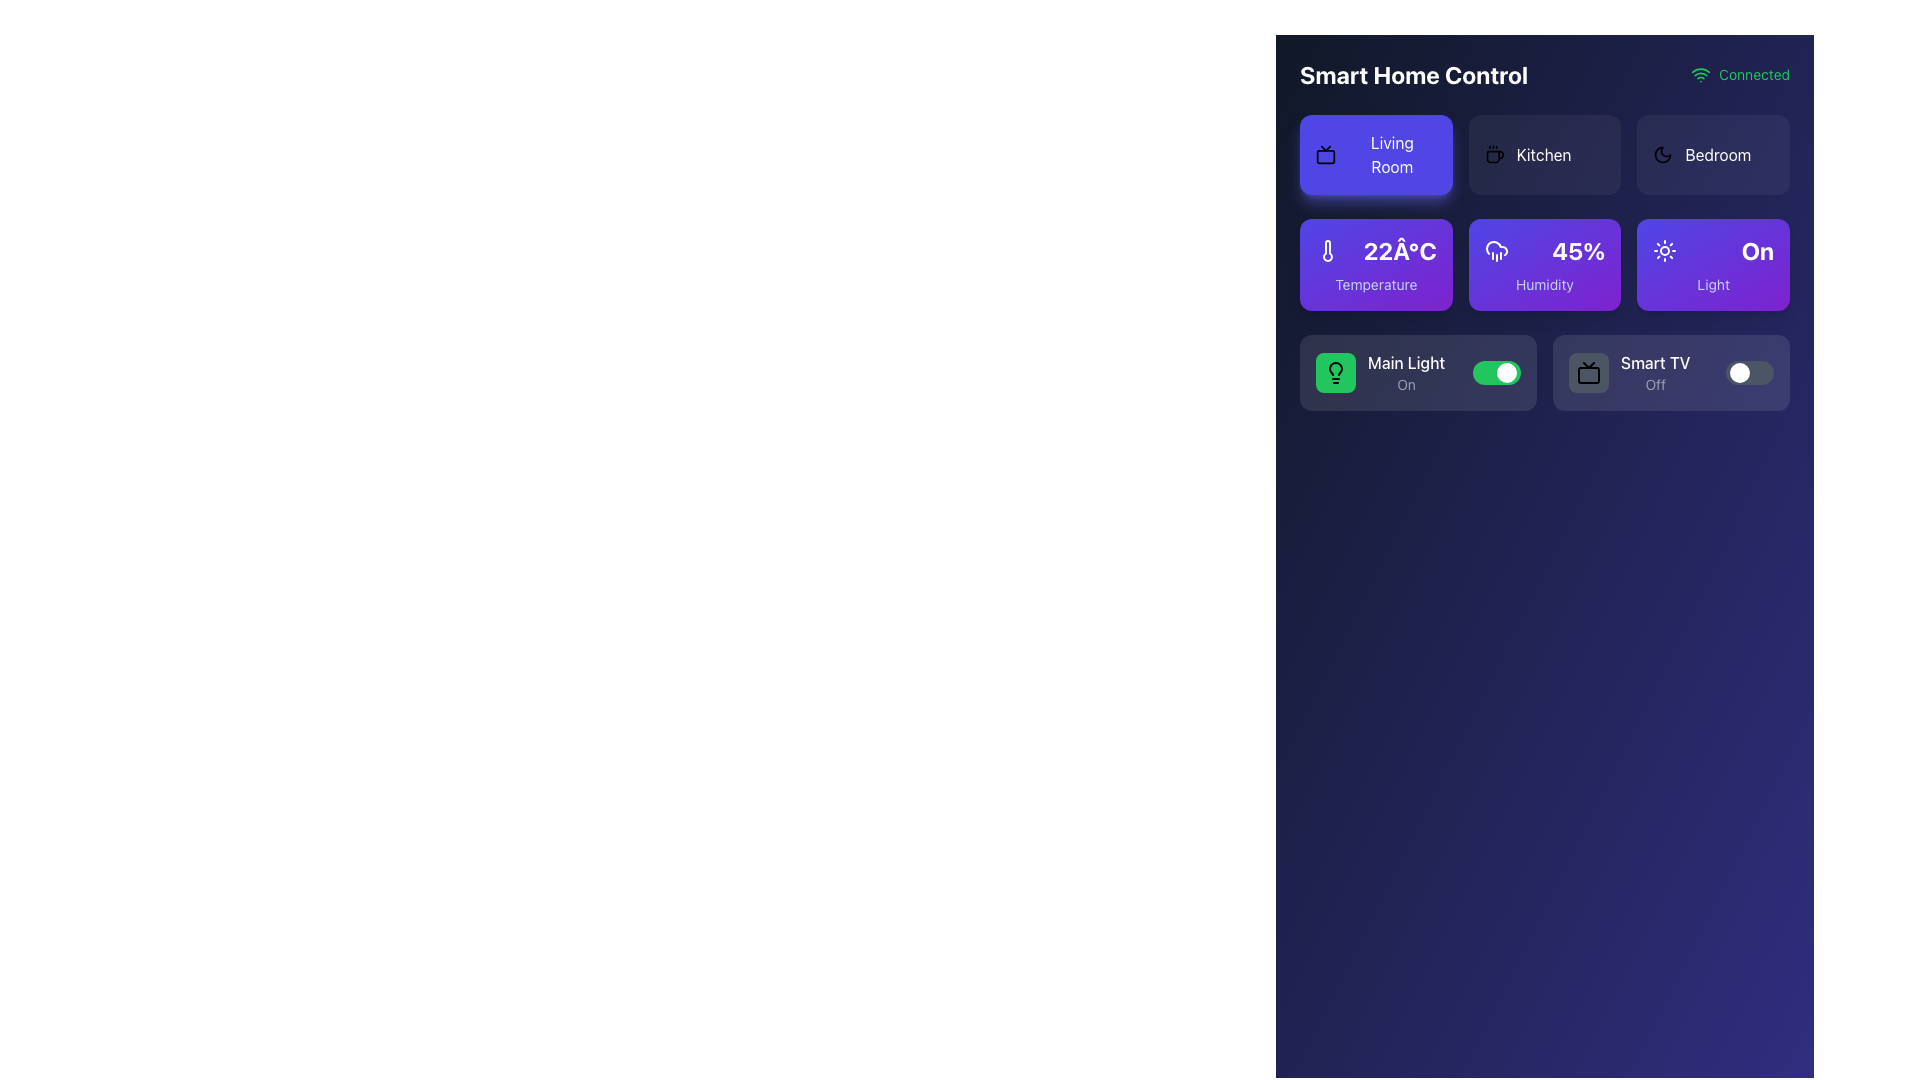 The image size is (1920, 1080). Describe the element at coordinates (1325, 156) in the screenshot. I see `the lower rectangular component of the television icon` at that location.